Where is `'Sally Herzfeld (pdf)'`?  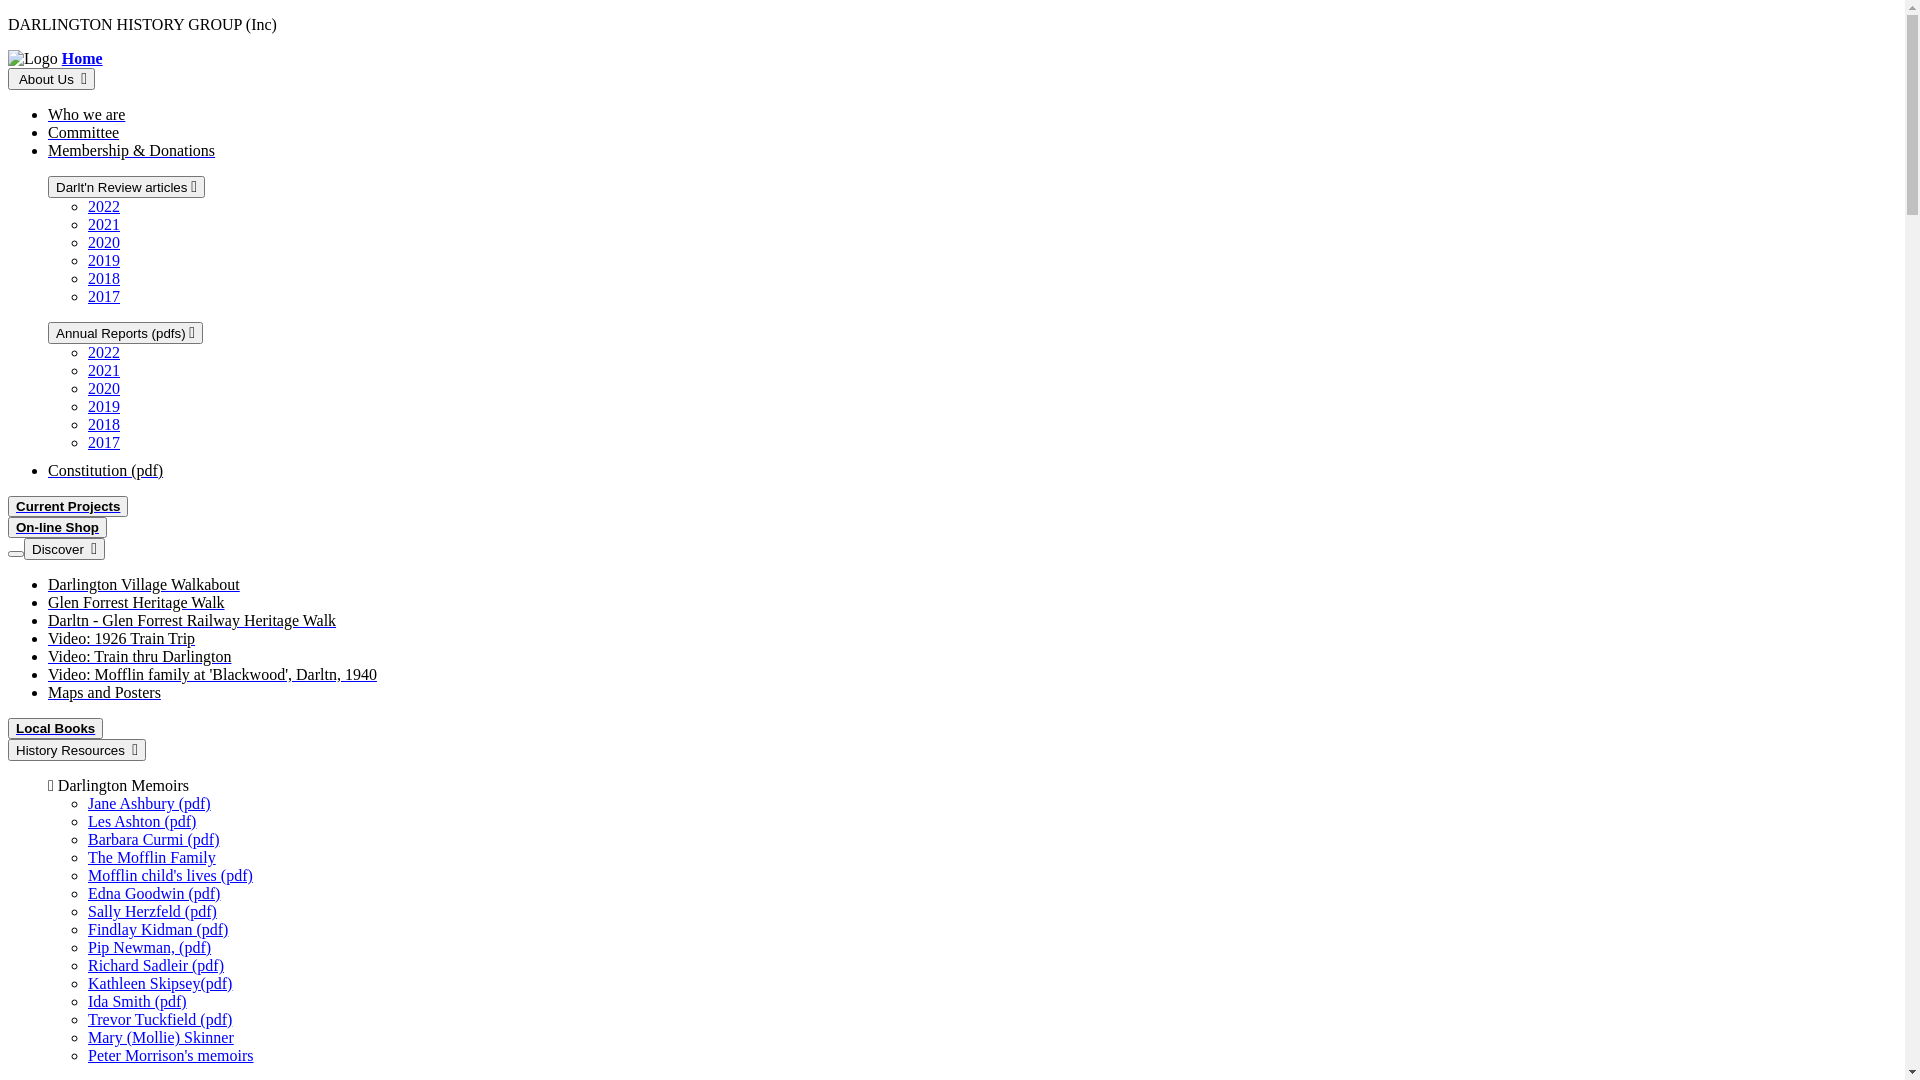
'Sally Herzfeld (pdf)' is located at coordinates (151, 911).